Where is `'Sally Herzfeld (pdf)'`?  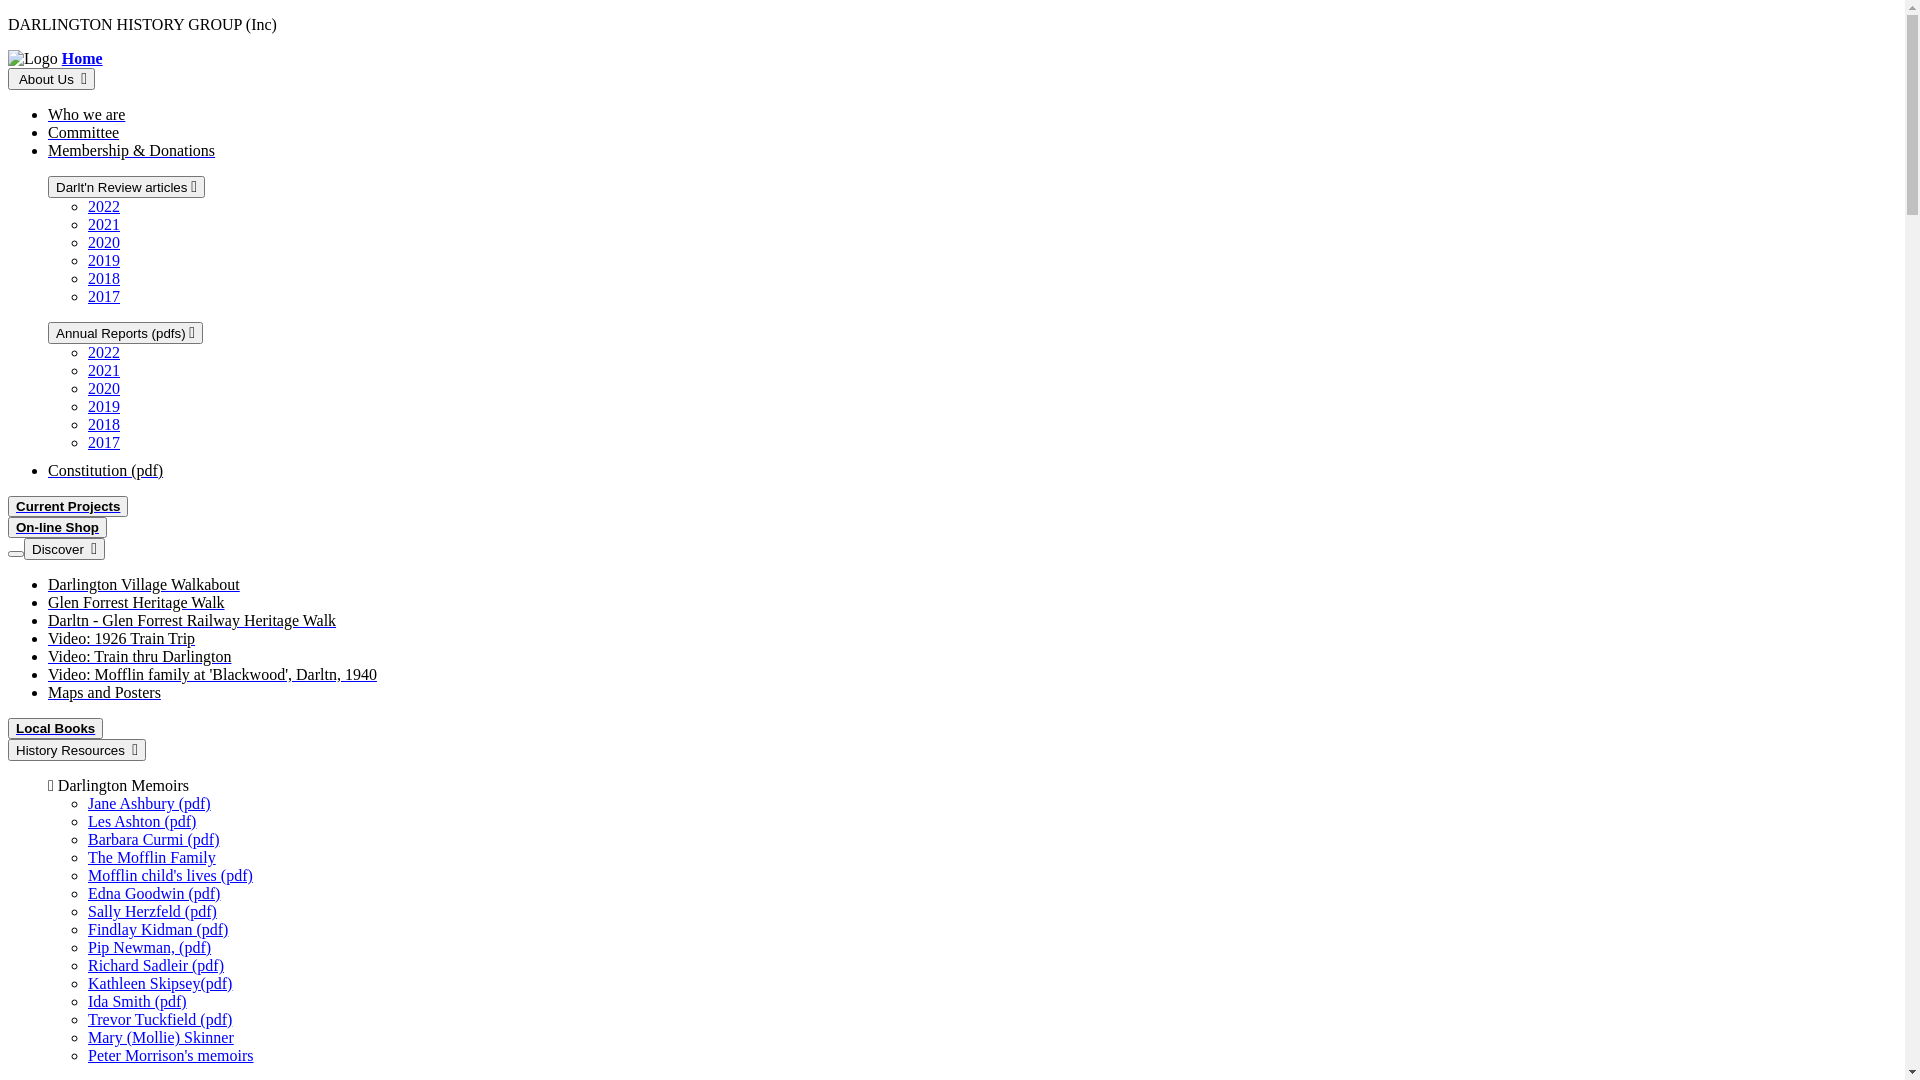
'Sally Herzfeld (pdf)' is located at coordinates (151, 911).